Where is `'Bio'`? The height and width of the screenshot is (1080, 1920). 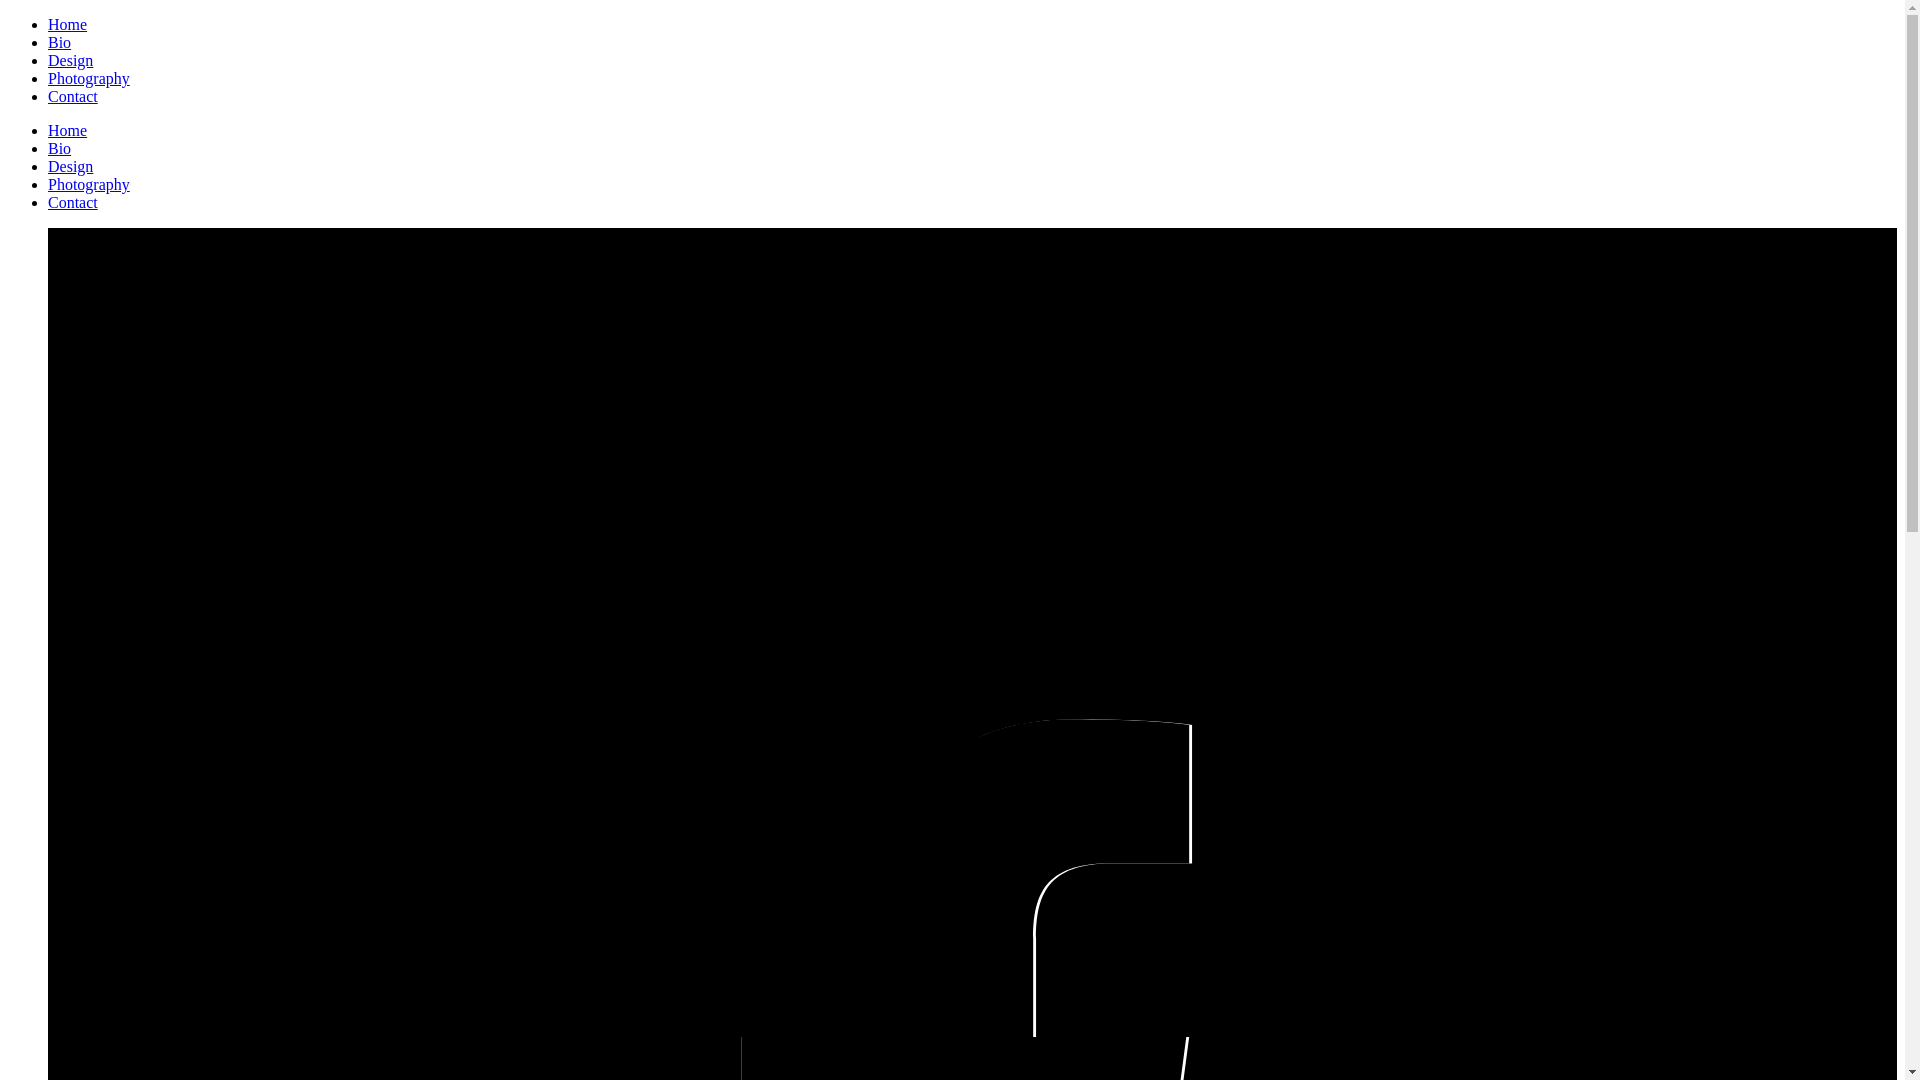 'Bio' is located at coordinates (59, 42).